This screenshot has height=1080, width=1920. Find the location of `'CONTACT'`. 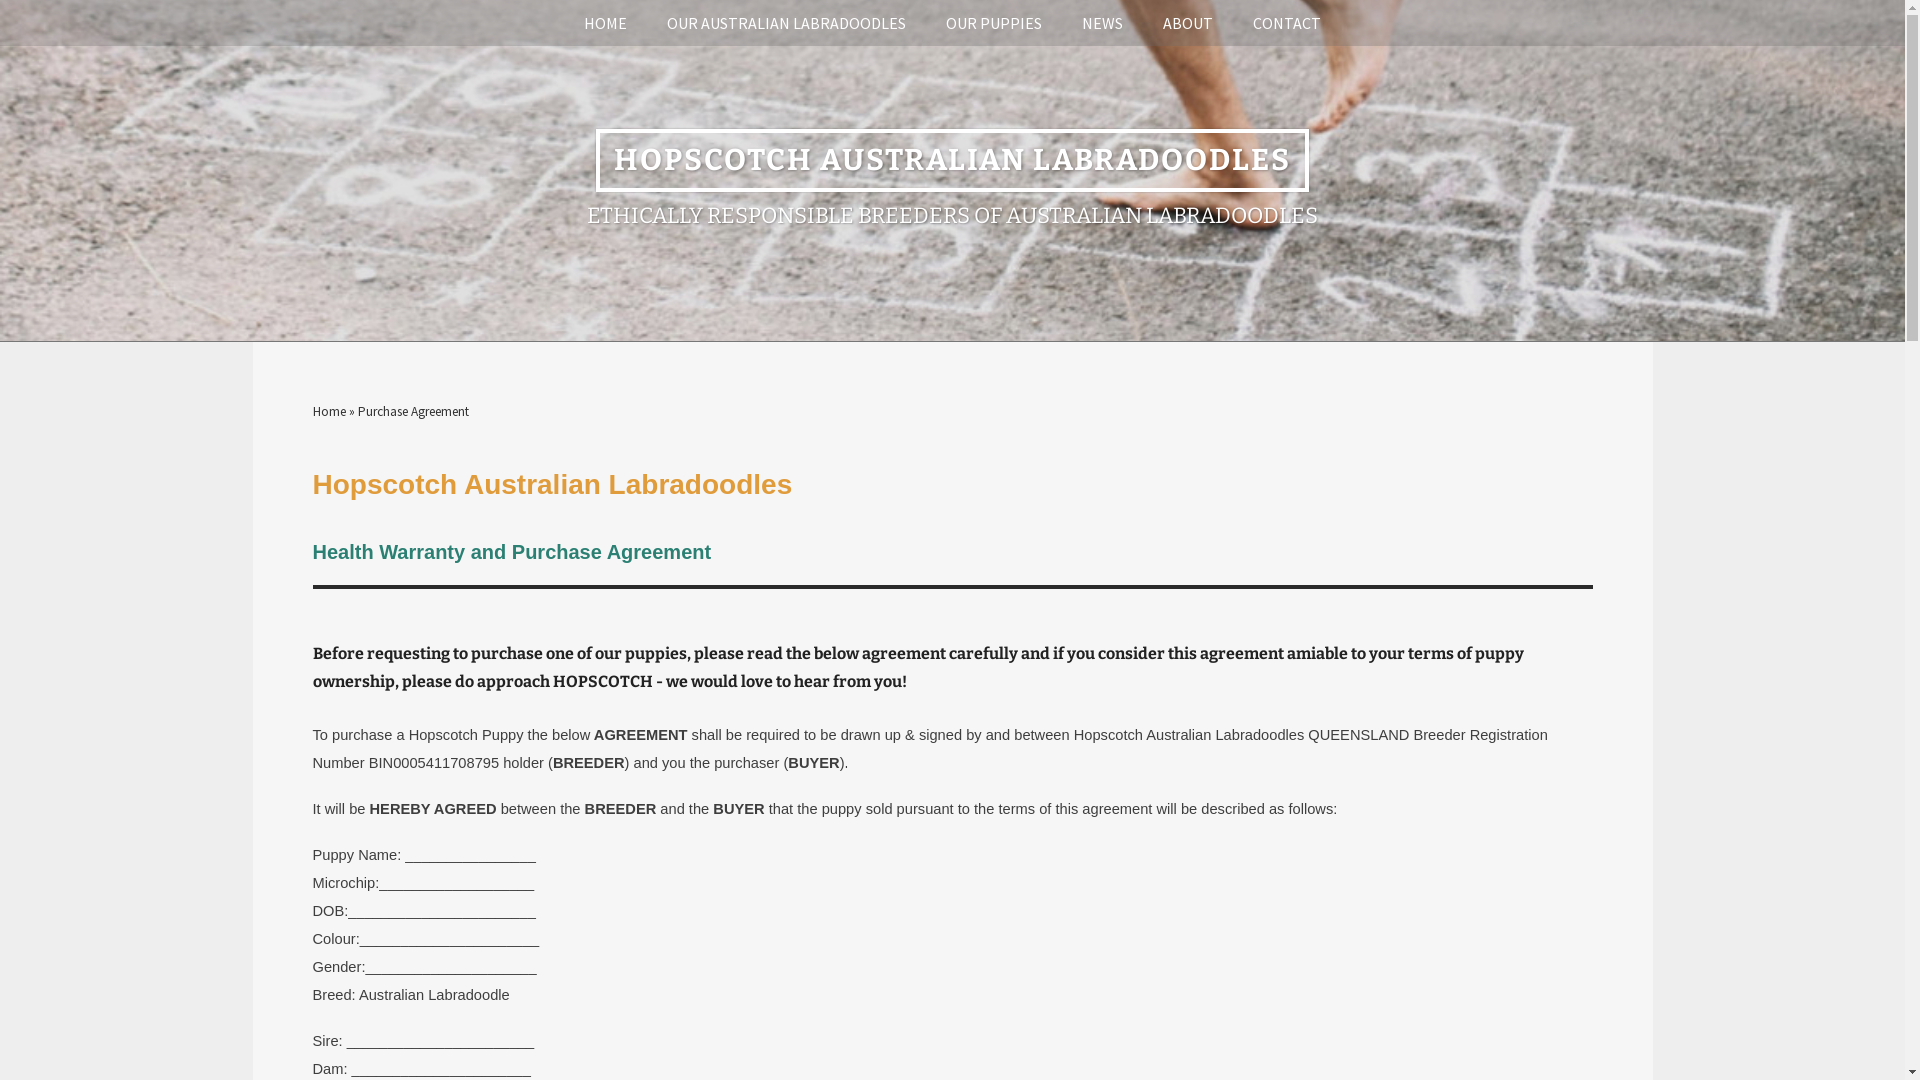

'CONTACT' is located at coordinates (1286, 23).